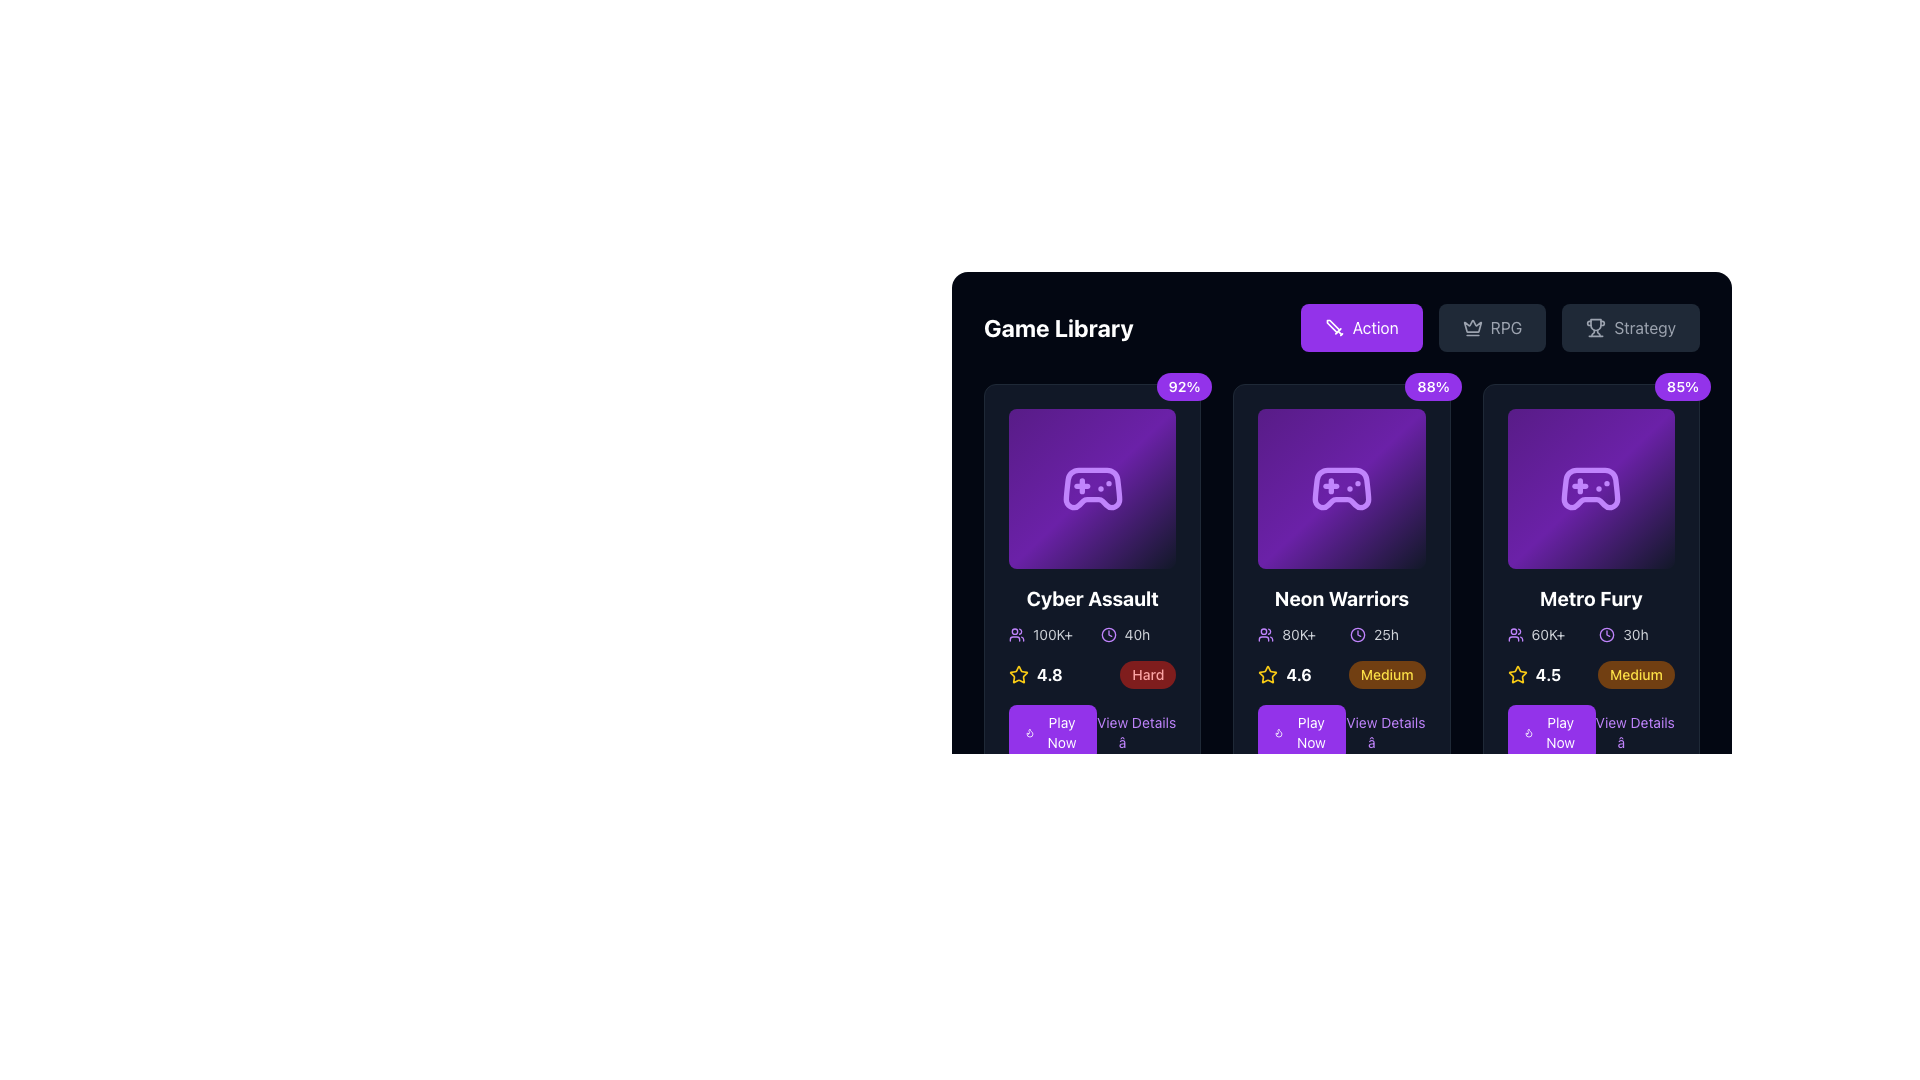 This screenshot has height=1080, width=1920. Describe the element at coordinates (1342, 489) in the screenshot. I see `the 'Neon Warriors' interactive card located` at that location.